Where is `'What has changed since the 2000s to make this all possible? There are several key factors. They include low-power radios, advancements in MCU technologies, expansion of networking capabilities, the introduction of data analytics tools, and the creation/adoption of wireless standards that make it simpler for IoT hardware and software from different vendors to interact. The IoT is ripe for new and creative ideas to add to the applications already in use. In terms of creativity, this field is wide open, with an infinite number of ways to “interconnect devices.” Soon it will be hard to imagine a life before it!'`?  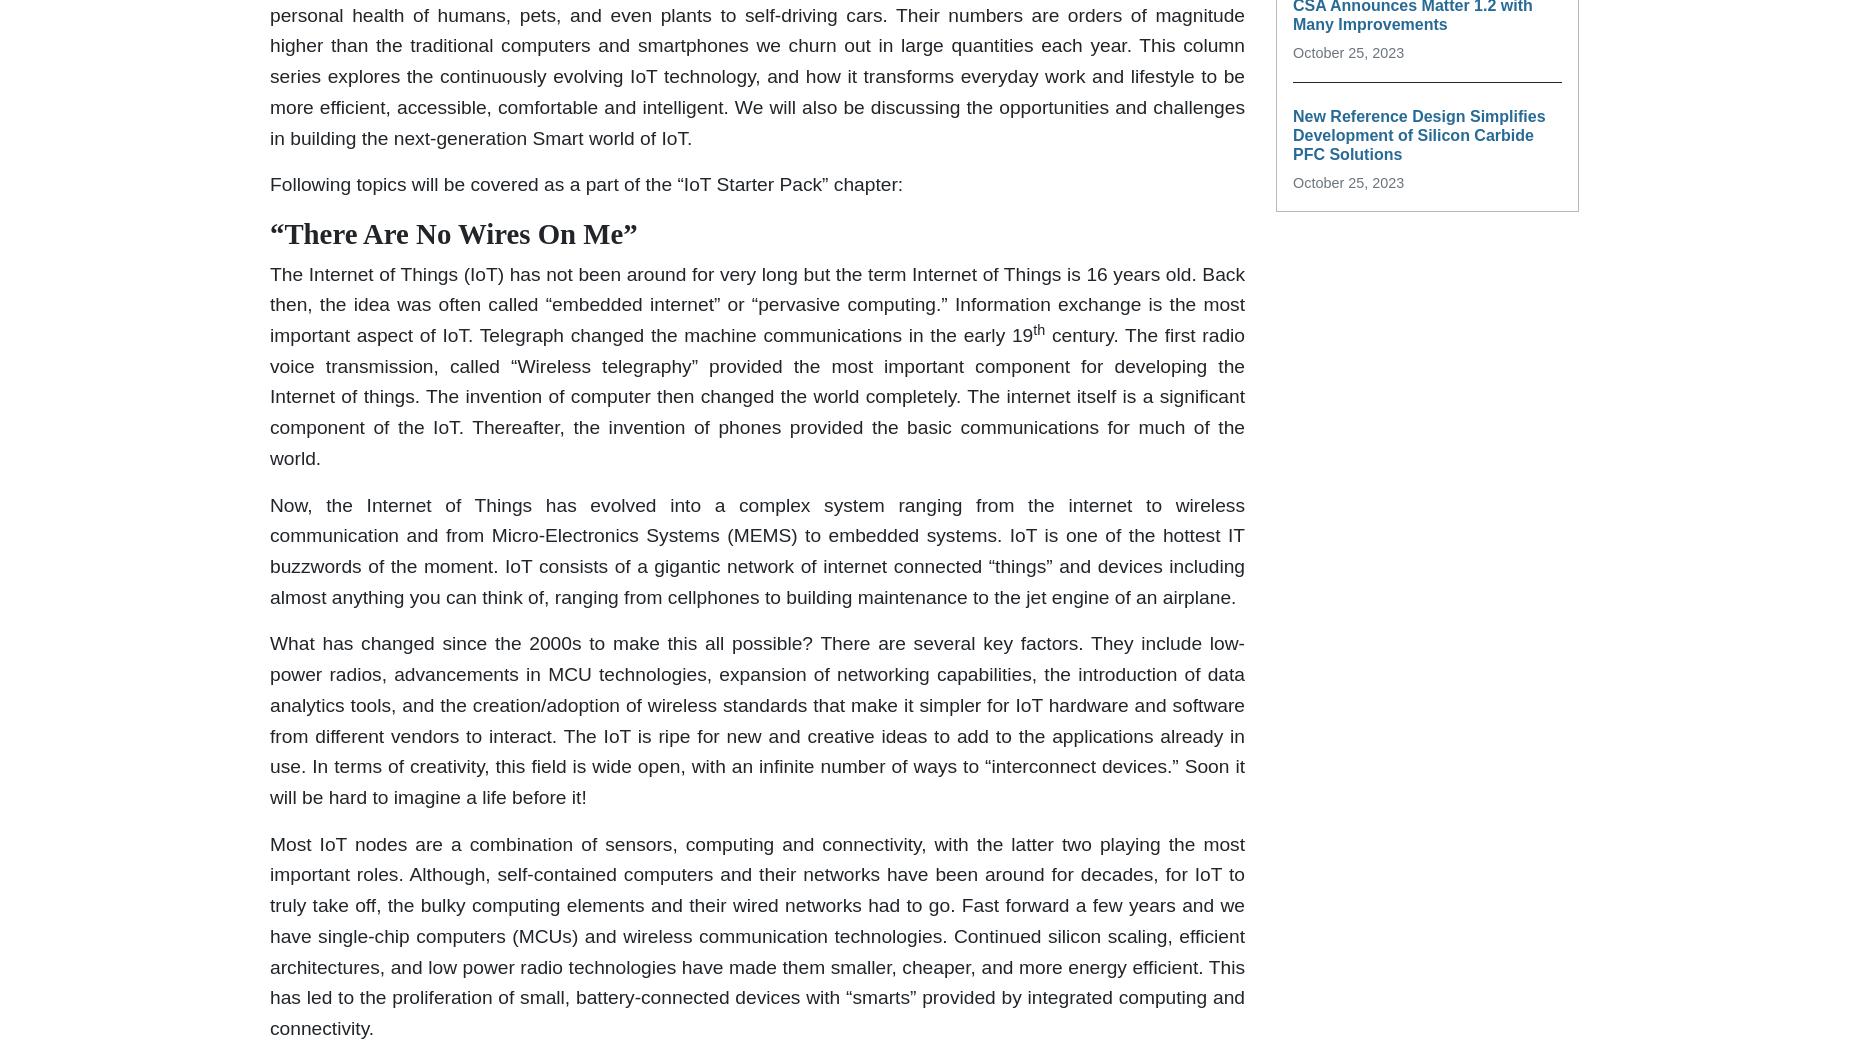 'What has changed since the 2000s to make this all possible? There are several key factors. They include low-power radios, advancements in MCU technologies, expansion of networking capabilities, the introduction of data analytics tools, and the creation/adoption of wireless standards that make it simpler for IoT hardware and software from different vendors to interact. The IoT is ripe for new and creative ideas to add to the applications already in use. In terms of creativity, this field is wide open, with an infinite number of ways to “interconnect devices.” Soon it will be hard to imagine a life before it!' is located at coordinates (757, 719).